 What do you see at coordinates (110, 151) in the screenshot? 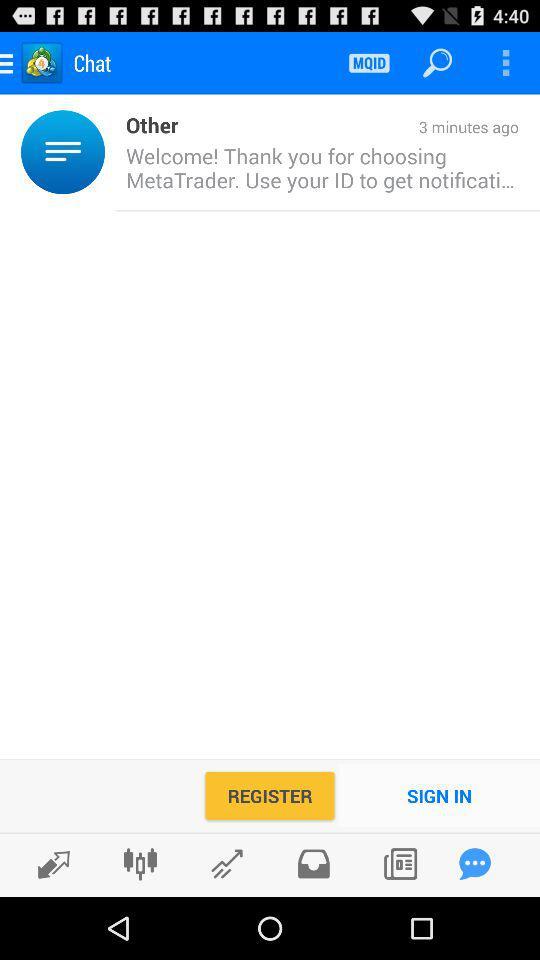
I see `the icon next to the other` at bounding box center [110, 151].